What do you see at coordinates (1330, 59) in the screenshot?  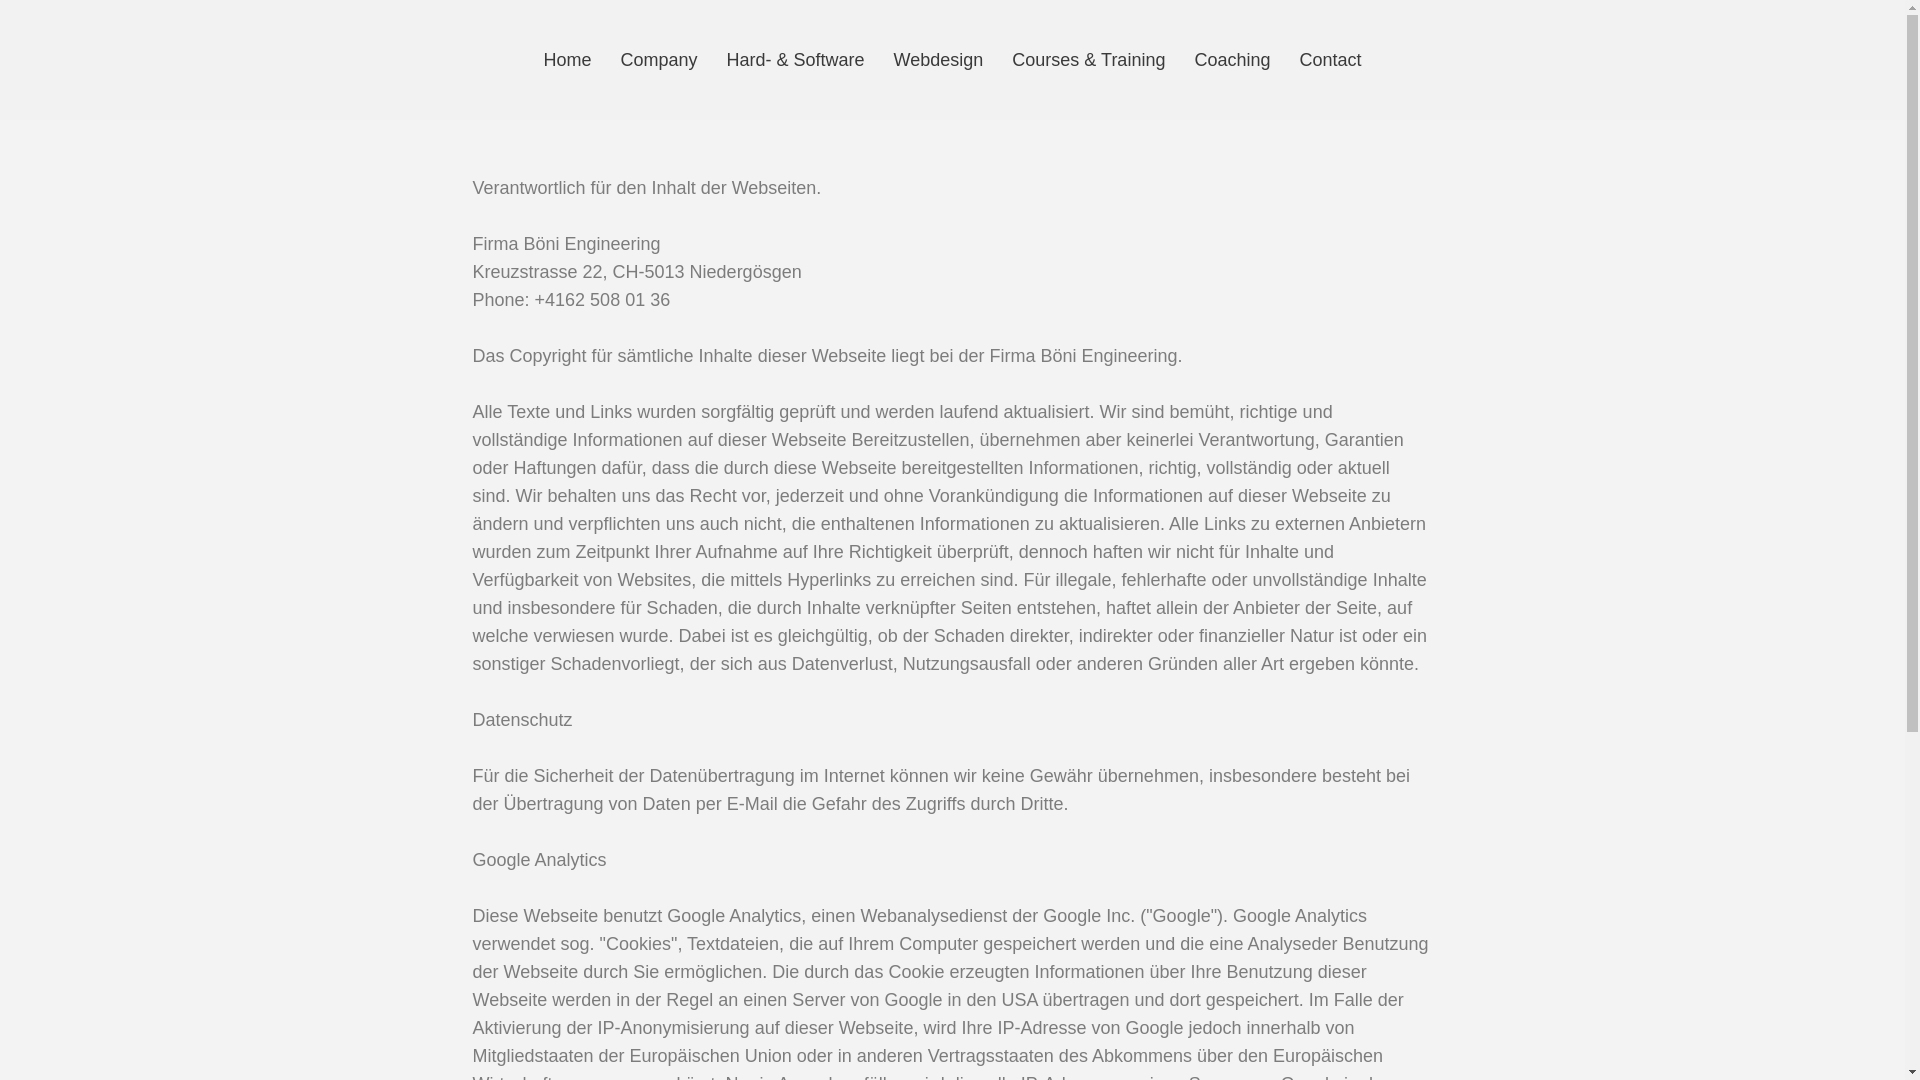 I see `'Contact'` at bounding box center [1330, 59].